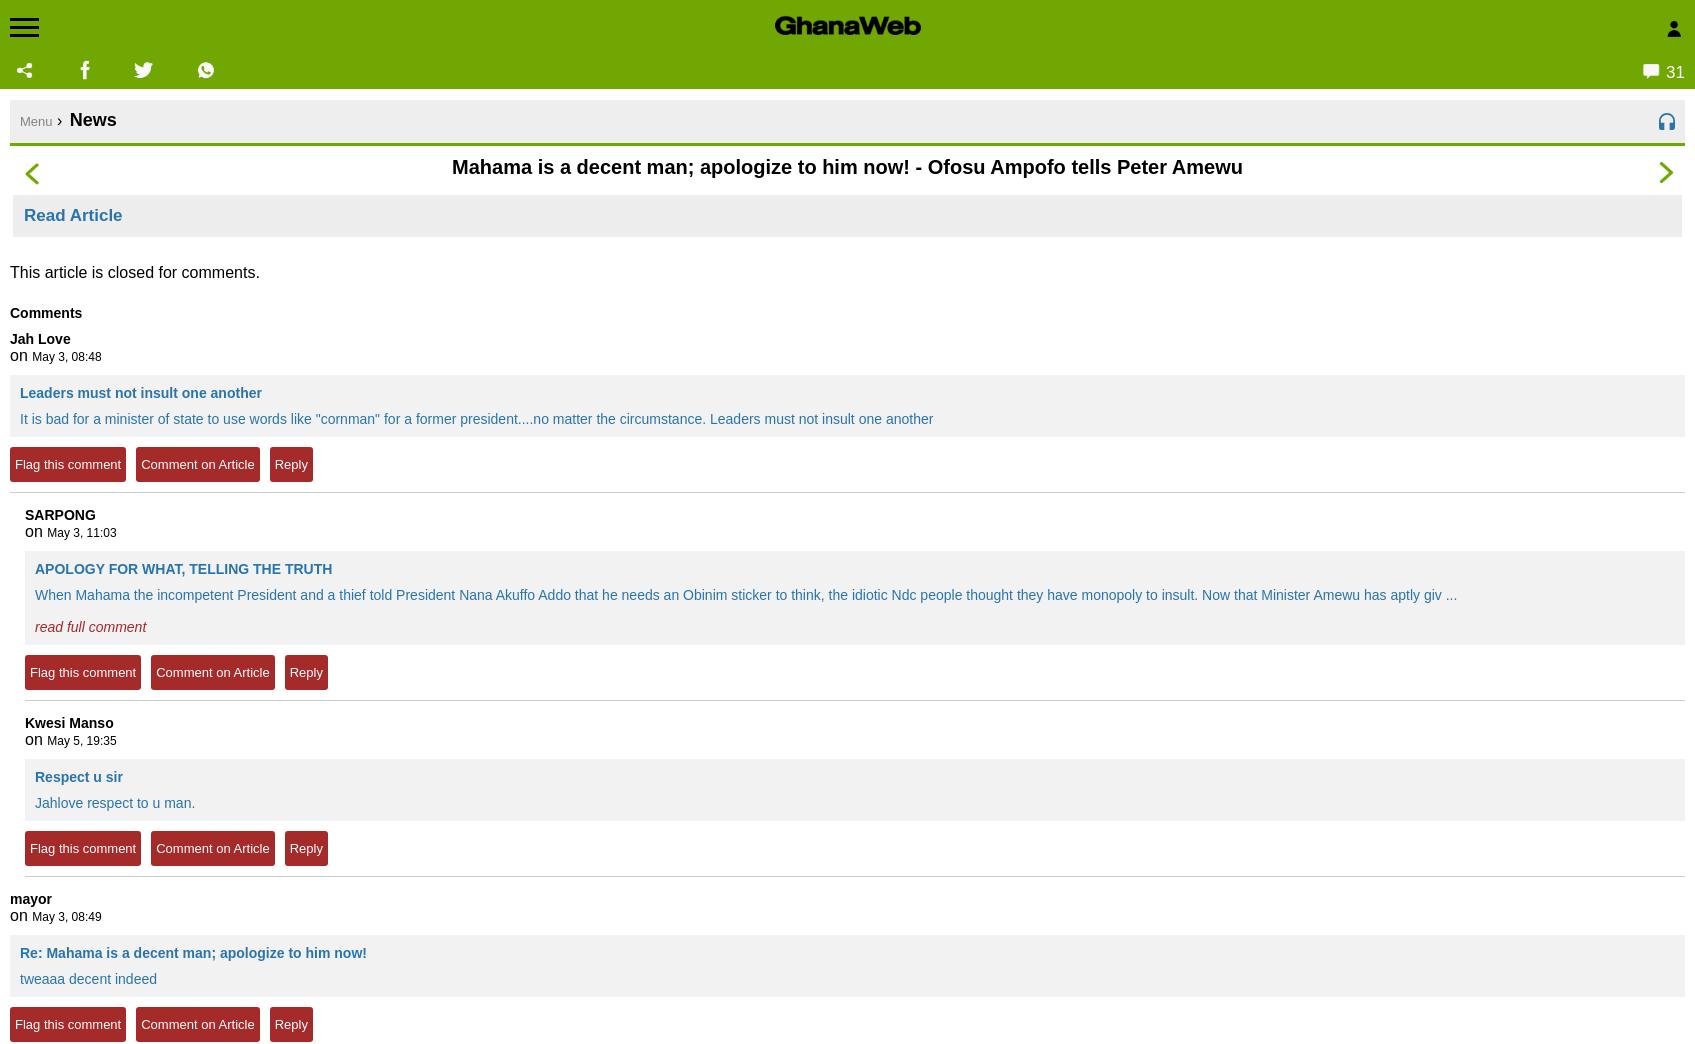  Describe the element at coordinates (65, 916) in the screenshot. I see `'May  3, 08:49'` at that location.